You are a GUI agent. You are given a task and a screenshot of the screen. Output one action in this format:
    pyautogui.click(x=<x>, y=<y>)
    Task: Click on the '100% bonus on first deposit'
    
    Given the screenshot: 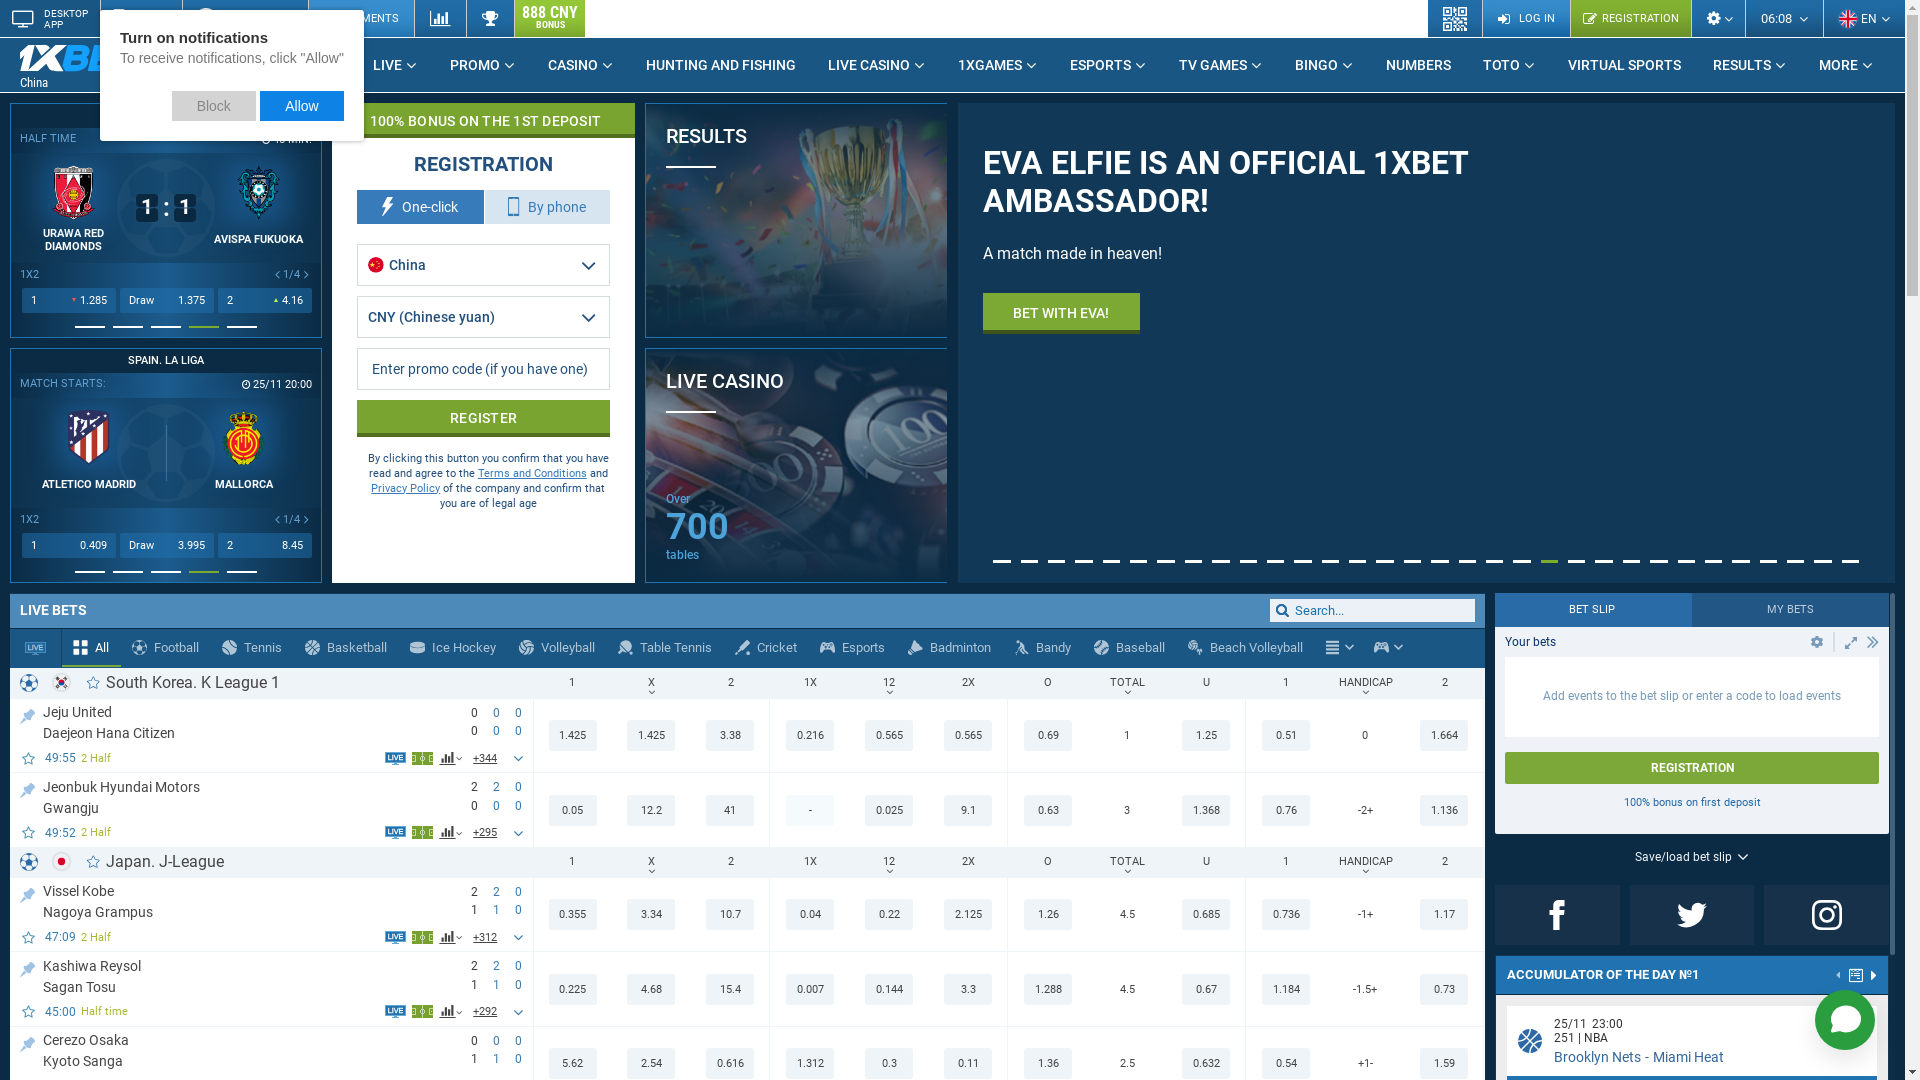 What is the action you would take?
    pyautogui.click(x=1691, y=801)
    